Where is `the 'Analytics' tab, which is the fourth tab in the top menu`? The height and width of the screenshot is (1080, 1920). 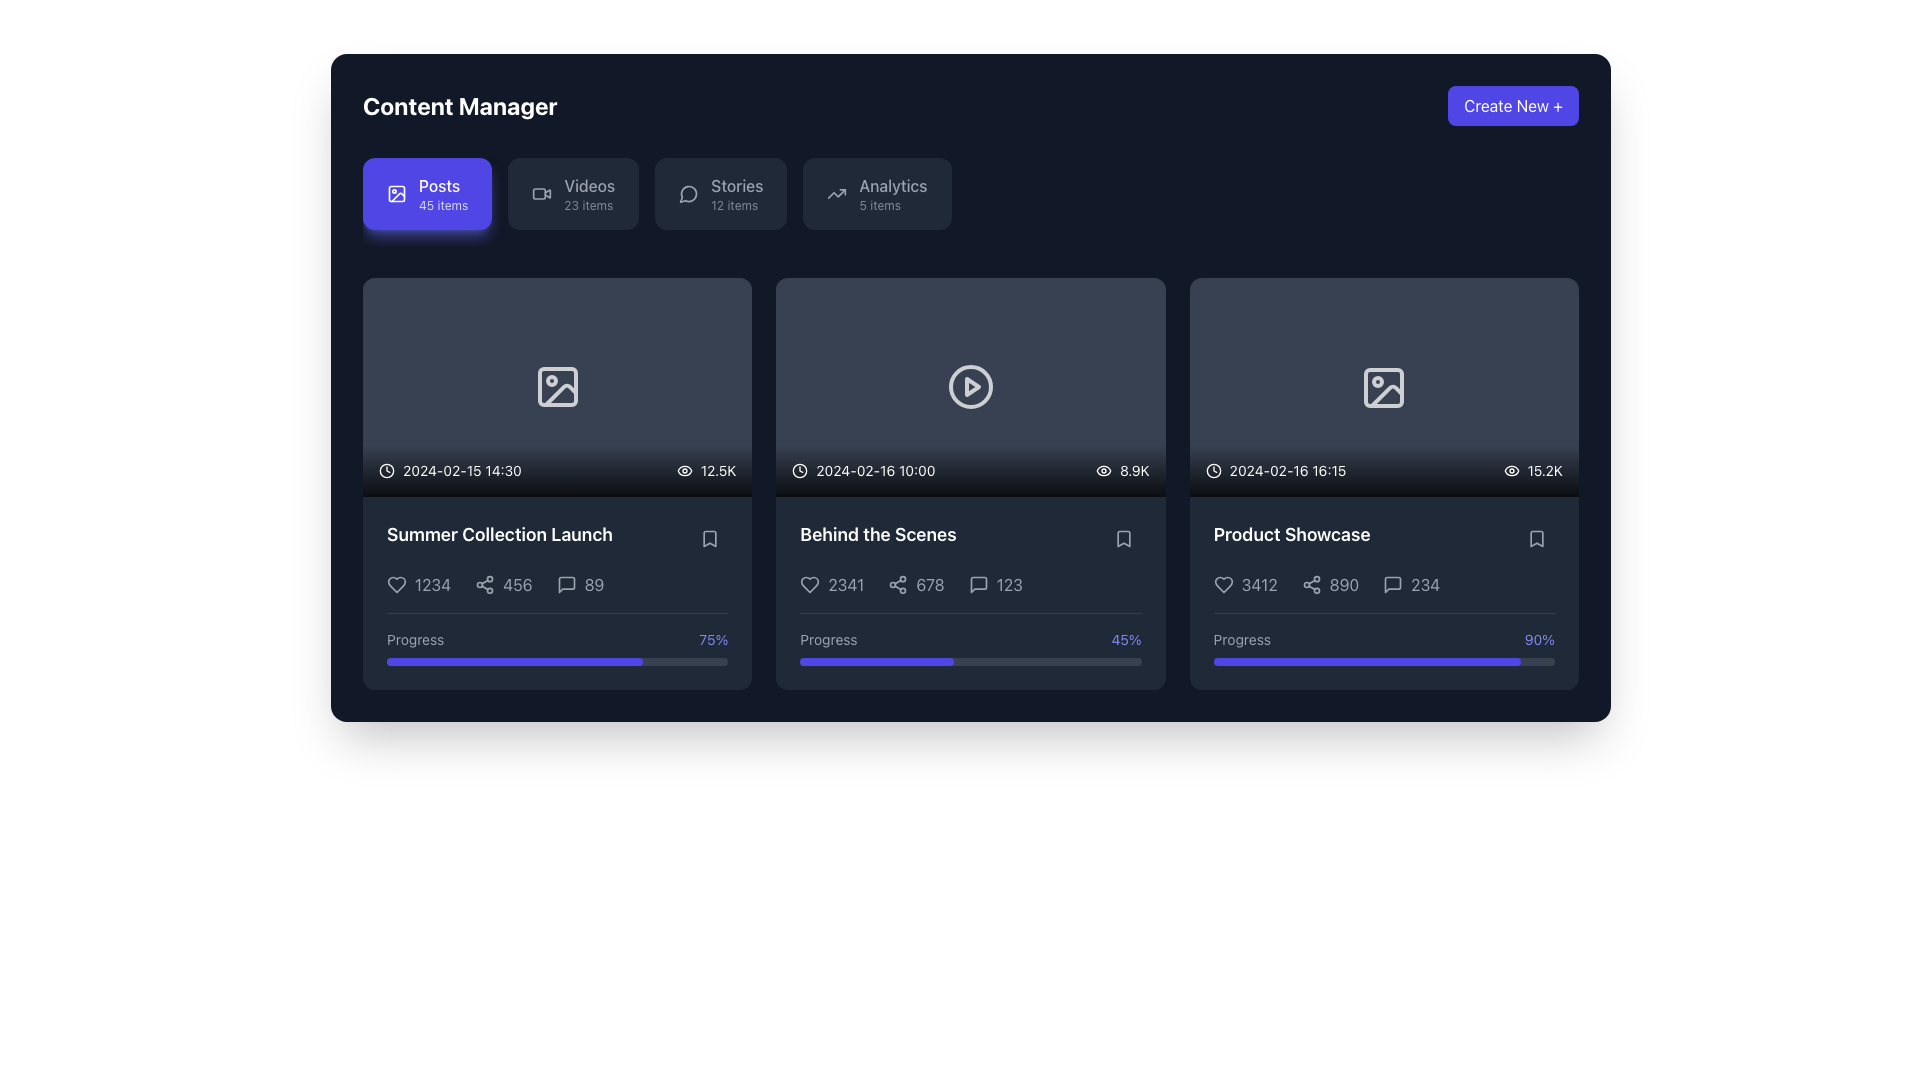
the 'Analytics' tab, which is the fourth tab in the top menu is located at coordinates (892, 185).